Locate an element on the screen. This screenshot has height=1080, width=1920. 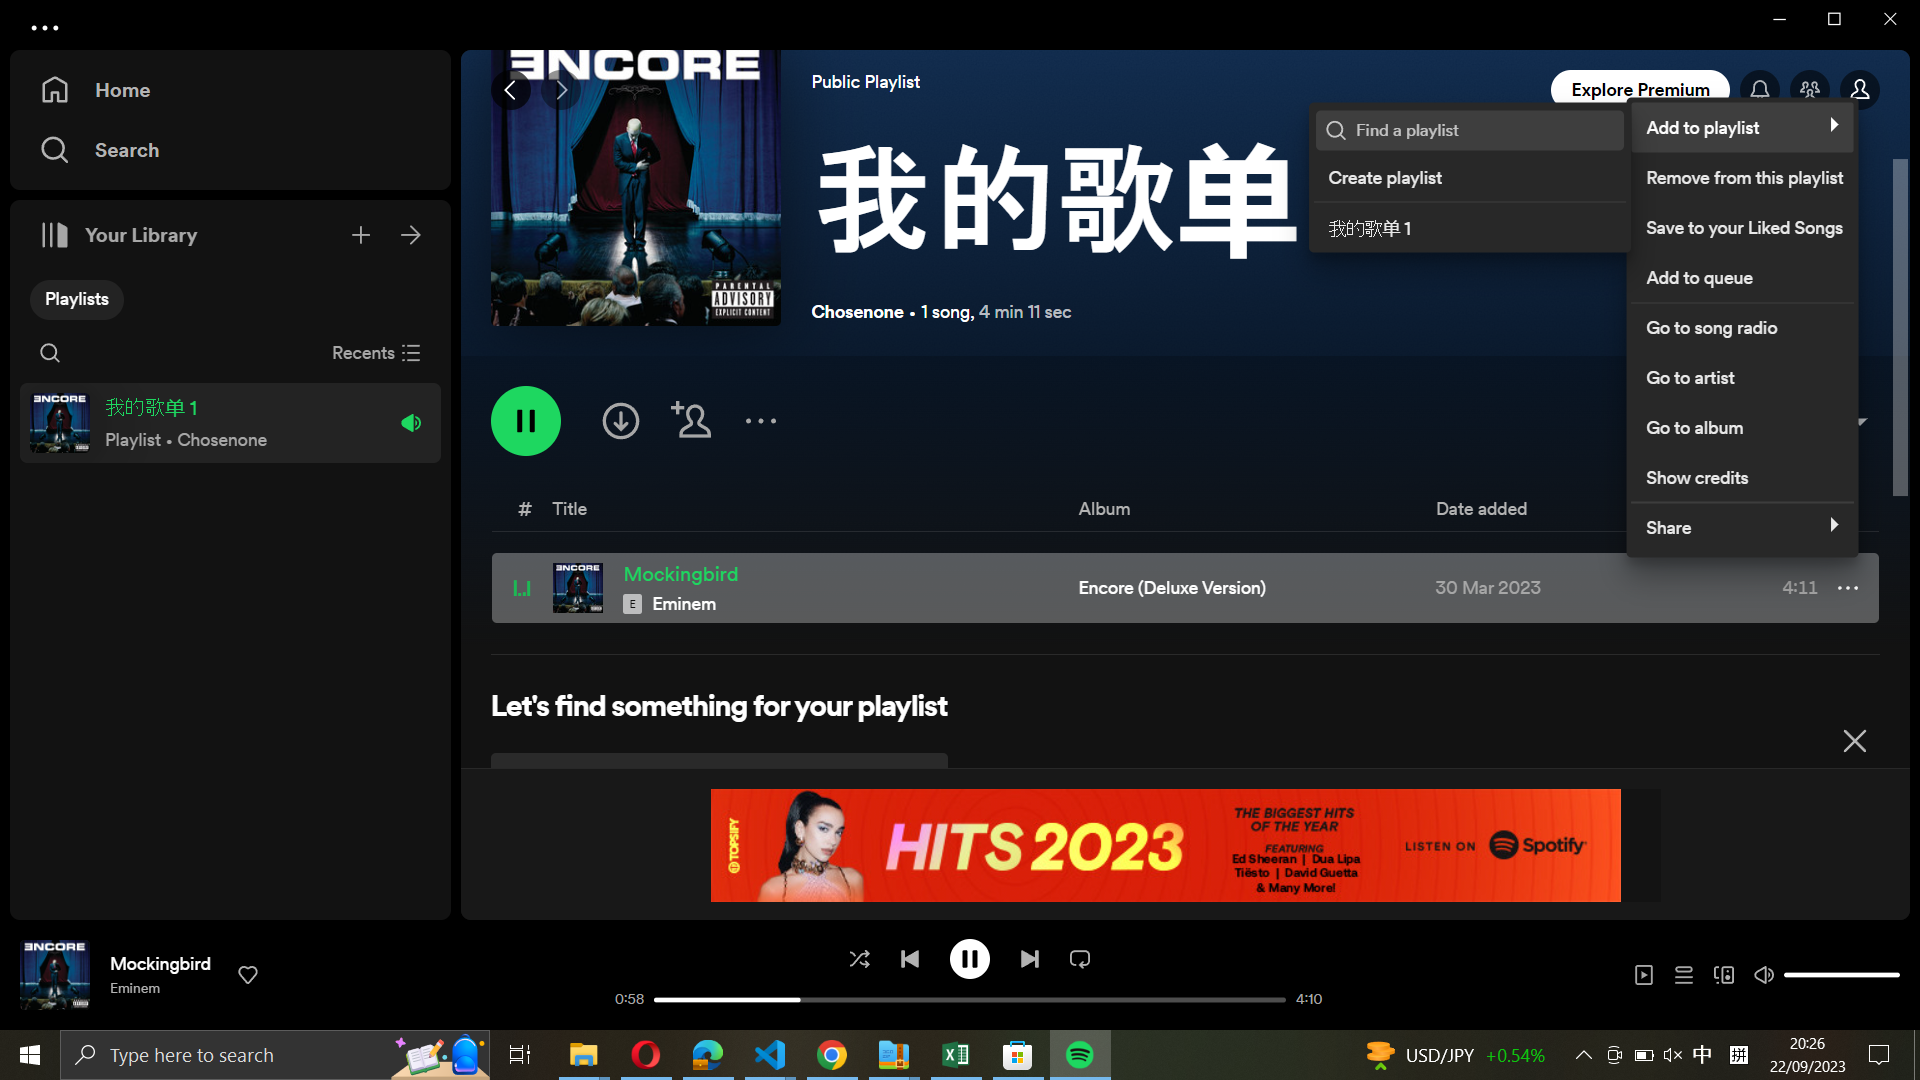
Click button for going for a specific artist is located at coordinates (1740, 374).